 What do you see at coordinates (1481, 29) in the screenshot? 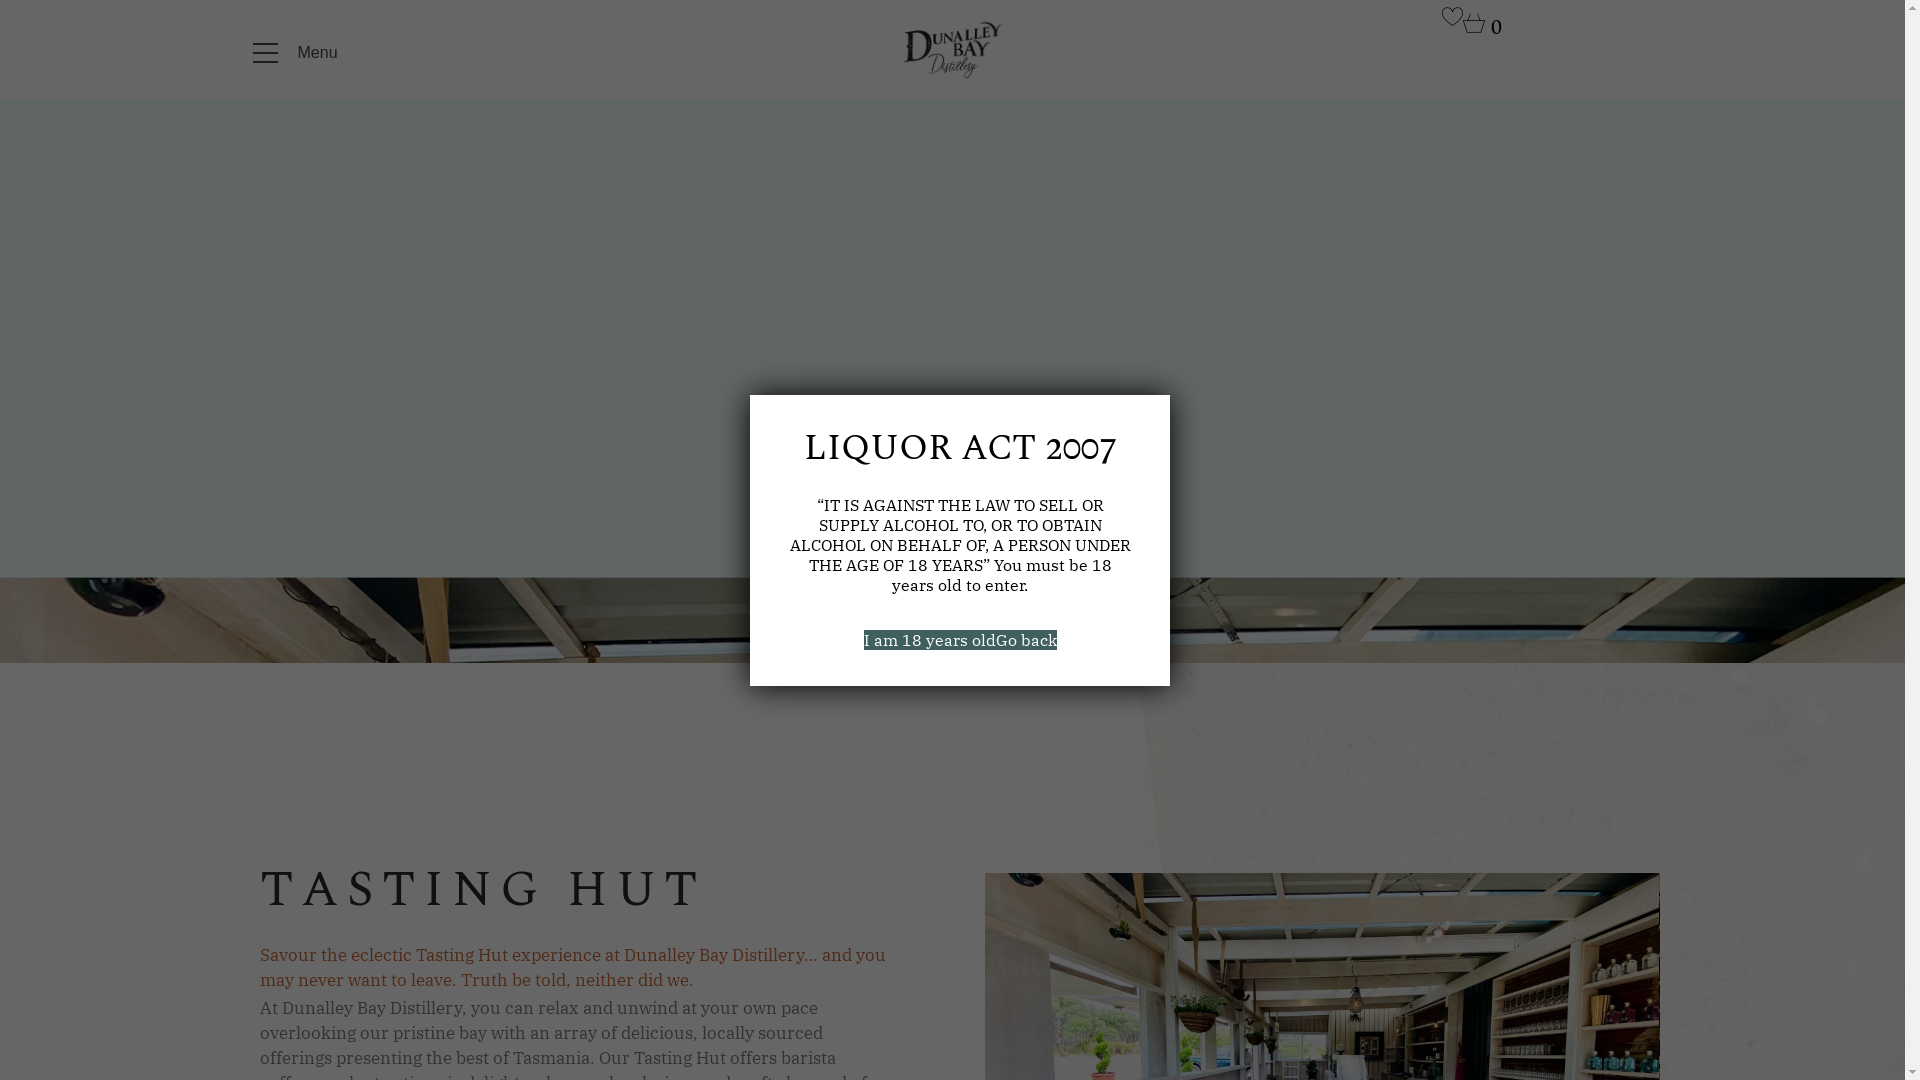
I see `'0'` at bounding box center [1481, 29].